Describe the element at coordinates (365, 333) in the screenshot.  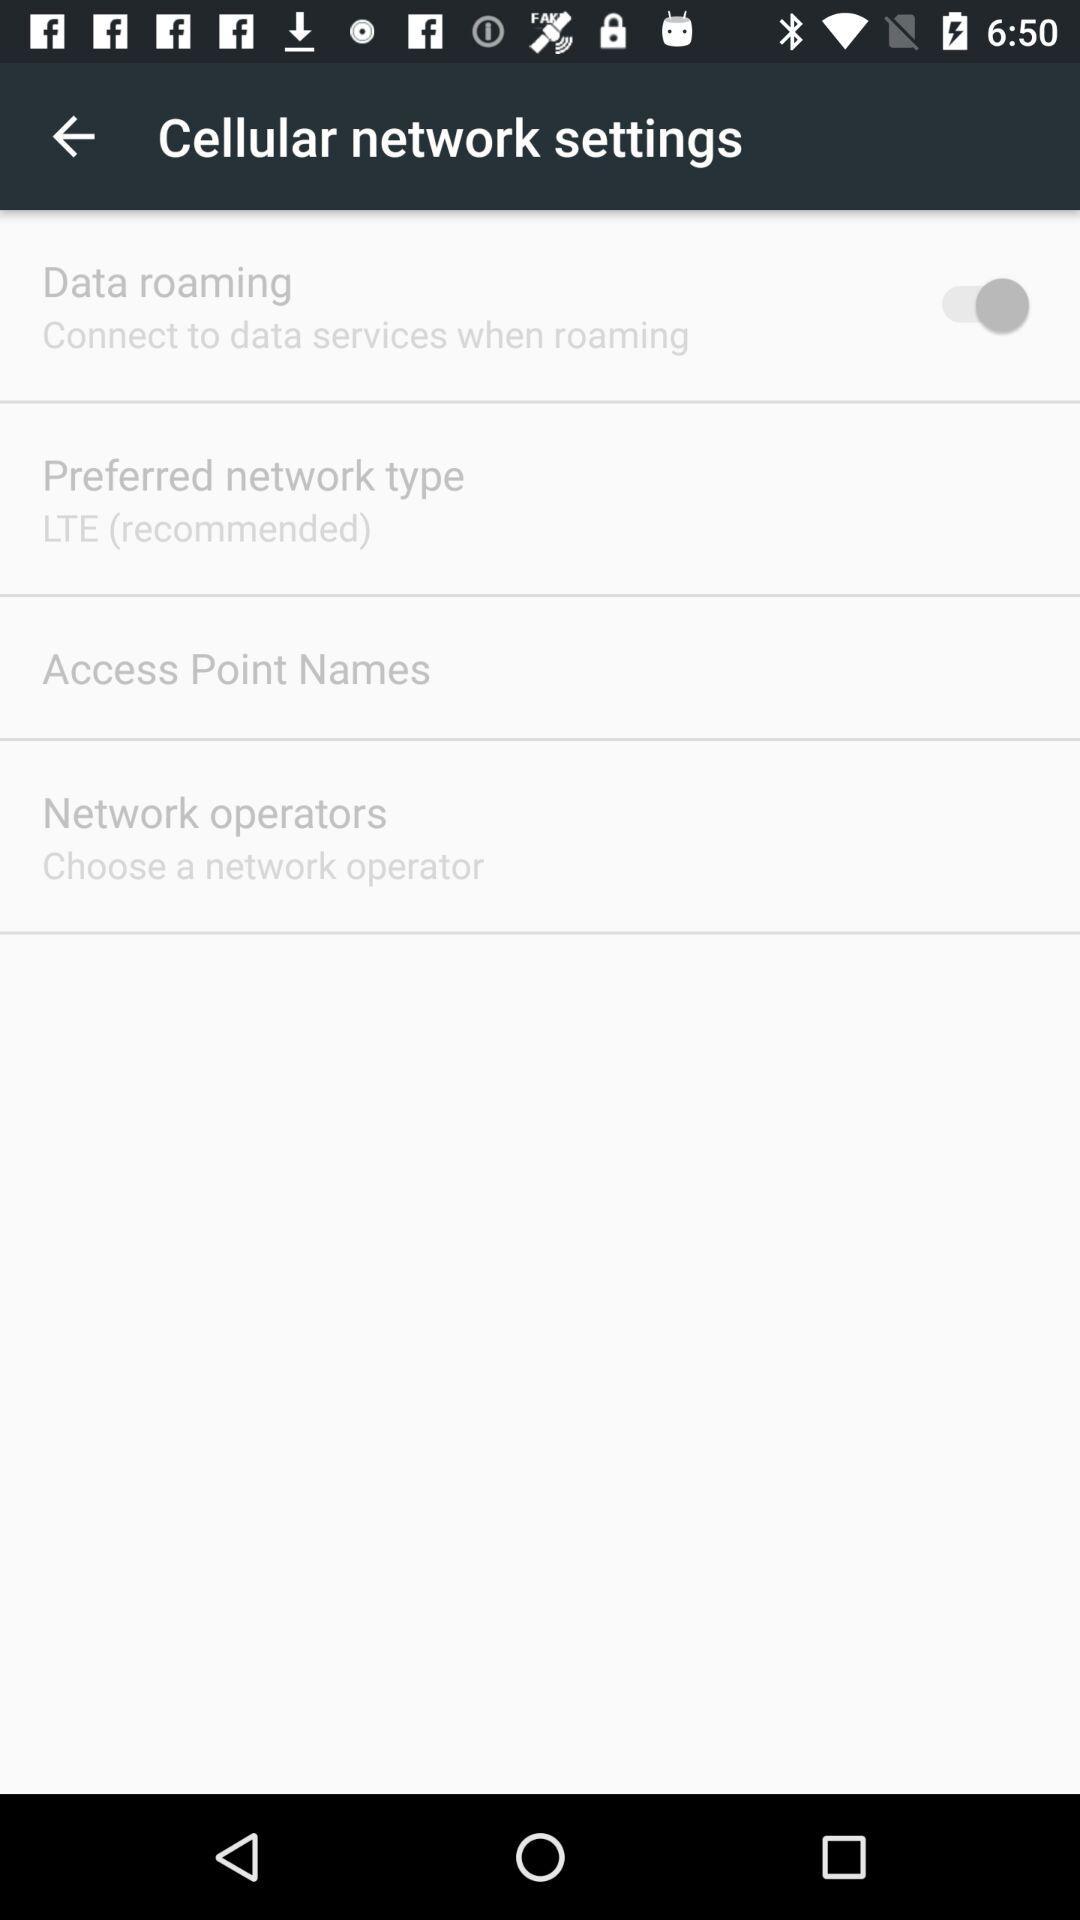
I see `app above preferred network type app` at that location.